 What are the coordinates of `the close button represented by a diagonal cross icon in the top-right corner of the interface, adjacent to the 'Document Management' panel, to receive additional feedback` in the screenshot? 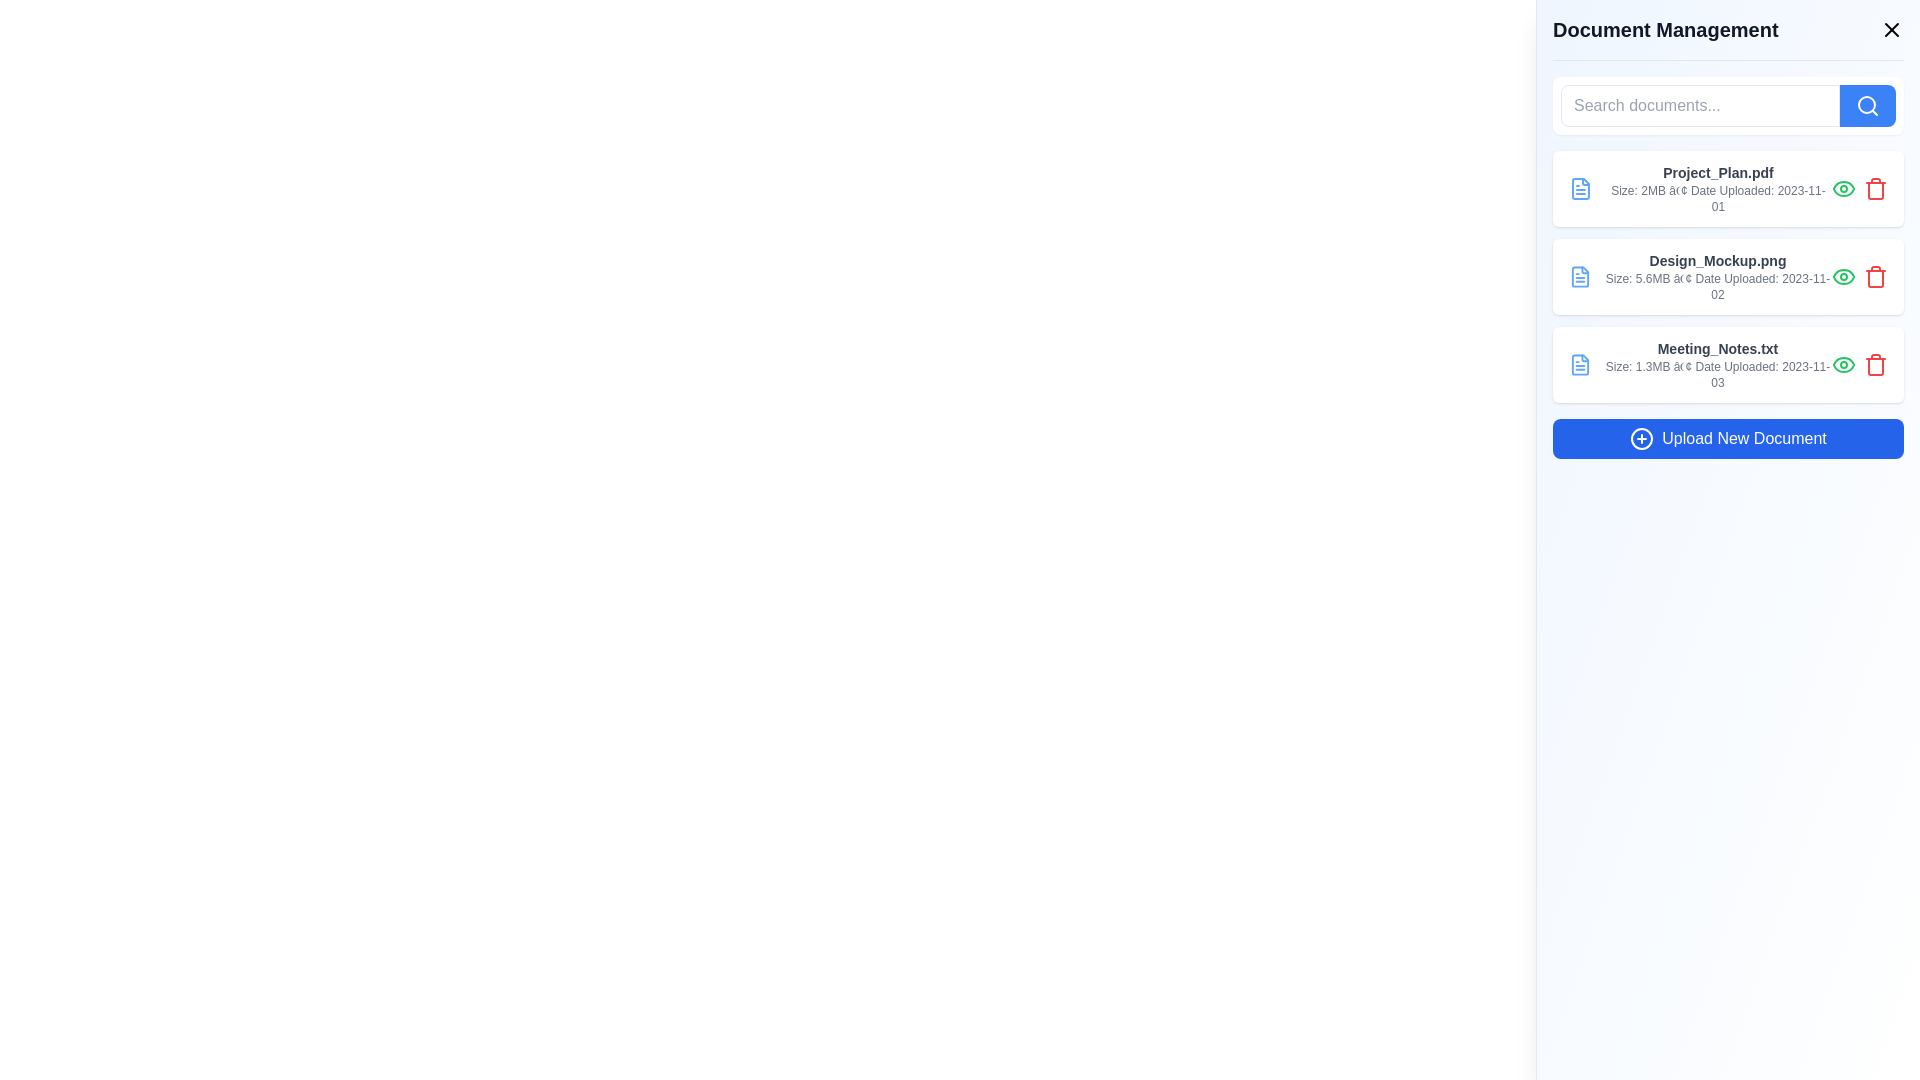 It's located at (1890, 30).